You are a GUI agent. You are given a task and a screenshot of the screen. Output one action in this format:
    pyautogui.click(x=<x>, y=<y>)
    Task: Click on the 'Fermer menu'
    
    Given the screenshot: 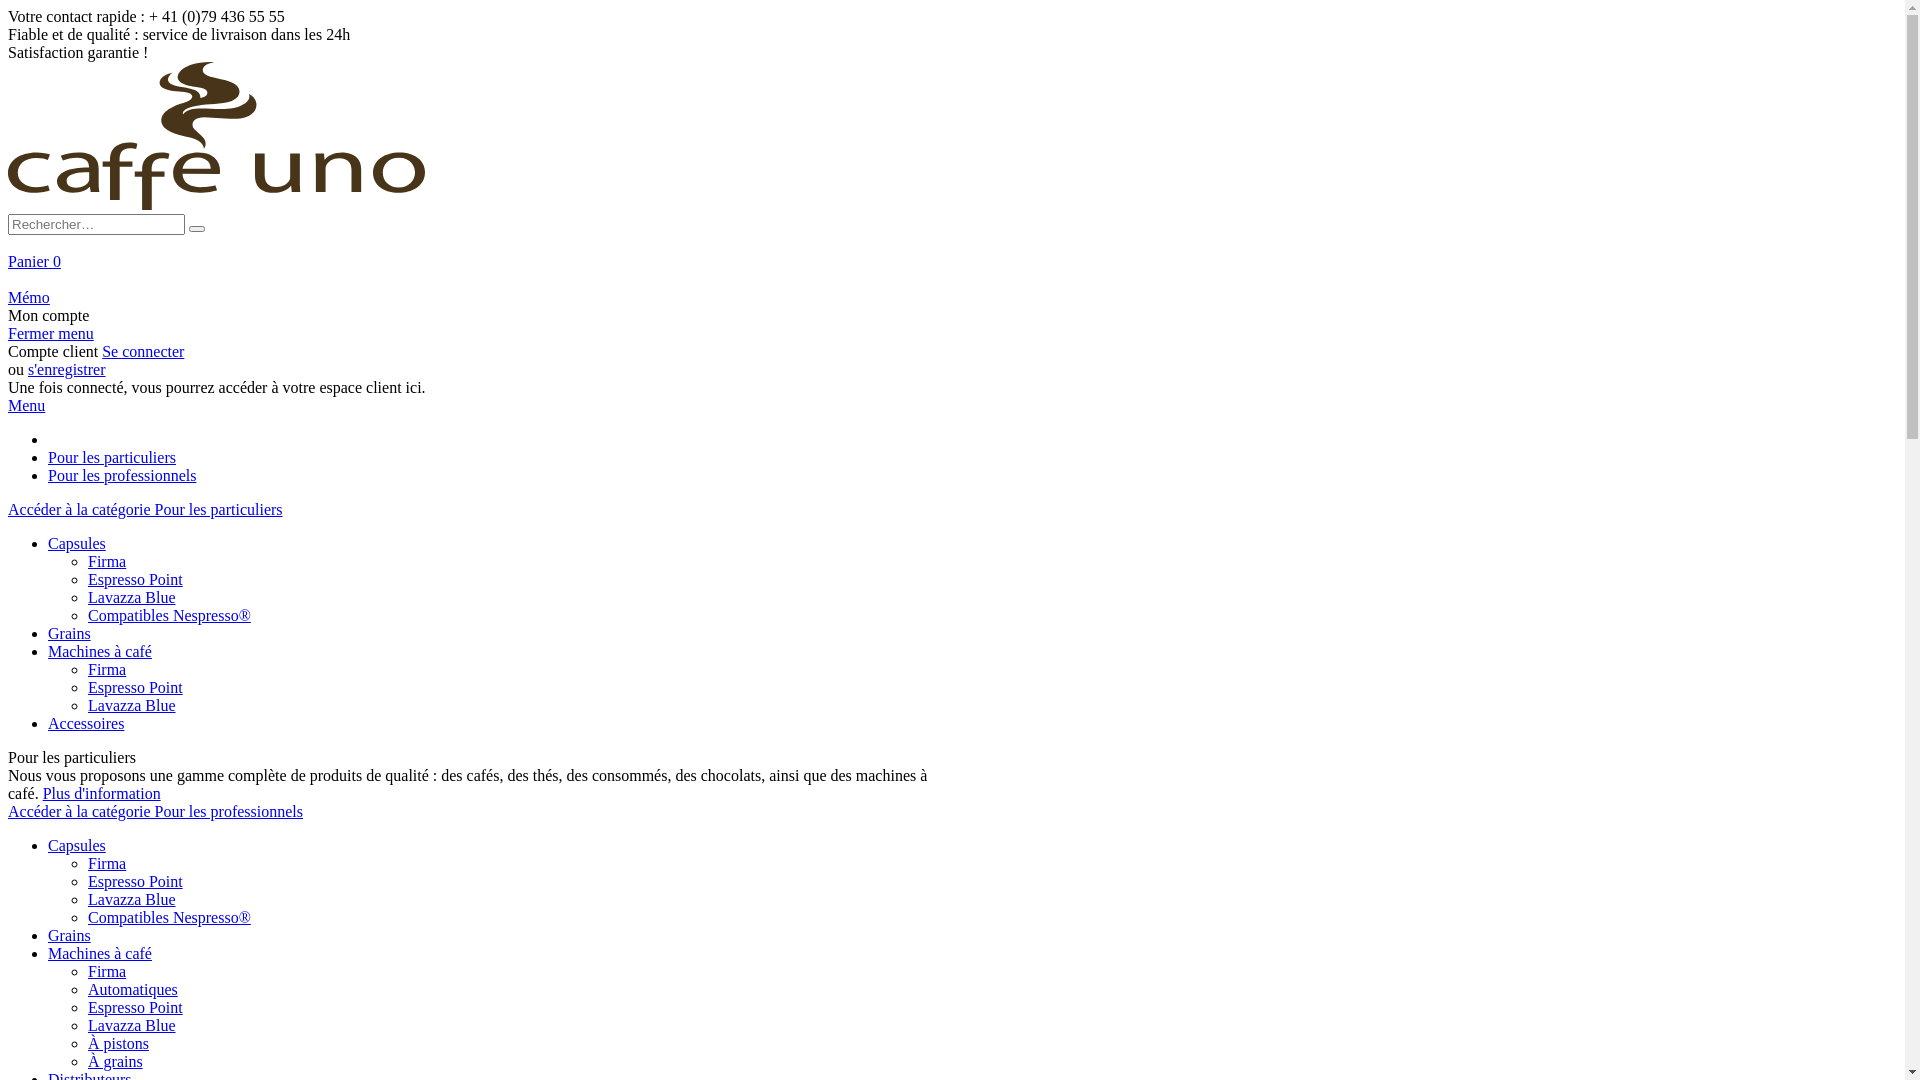 What is the action you would take?
    pyautogui.click(x=8, y=331)
    